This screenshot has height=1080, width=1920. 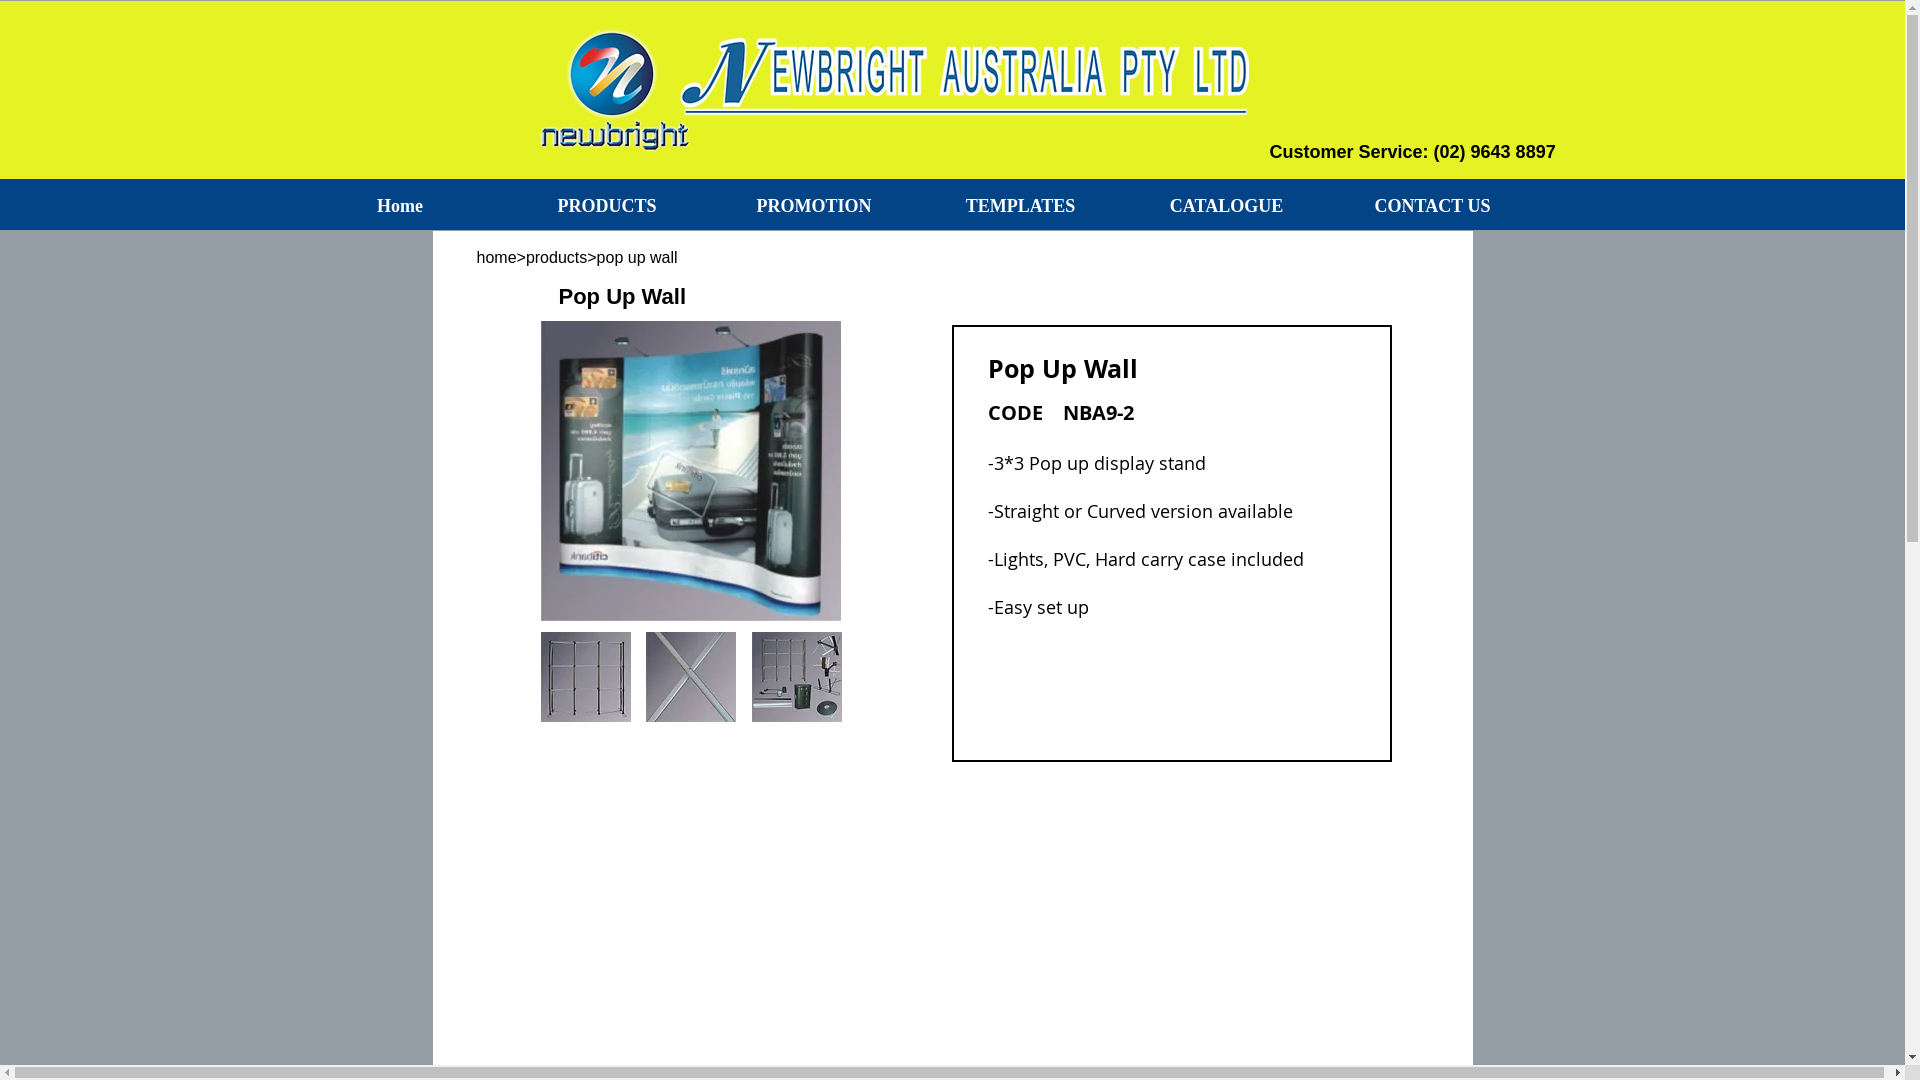 What do you see at coordinates (916, 205) in the screenshot?
I see `'TEMPLATES'` at bounding box center [916, 205].